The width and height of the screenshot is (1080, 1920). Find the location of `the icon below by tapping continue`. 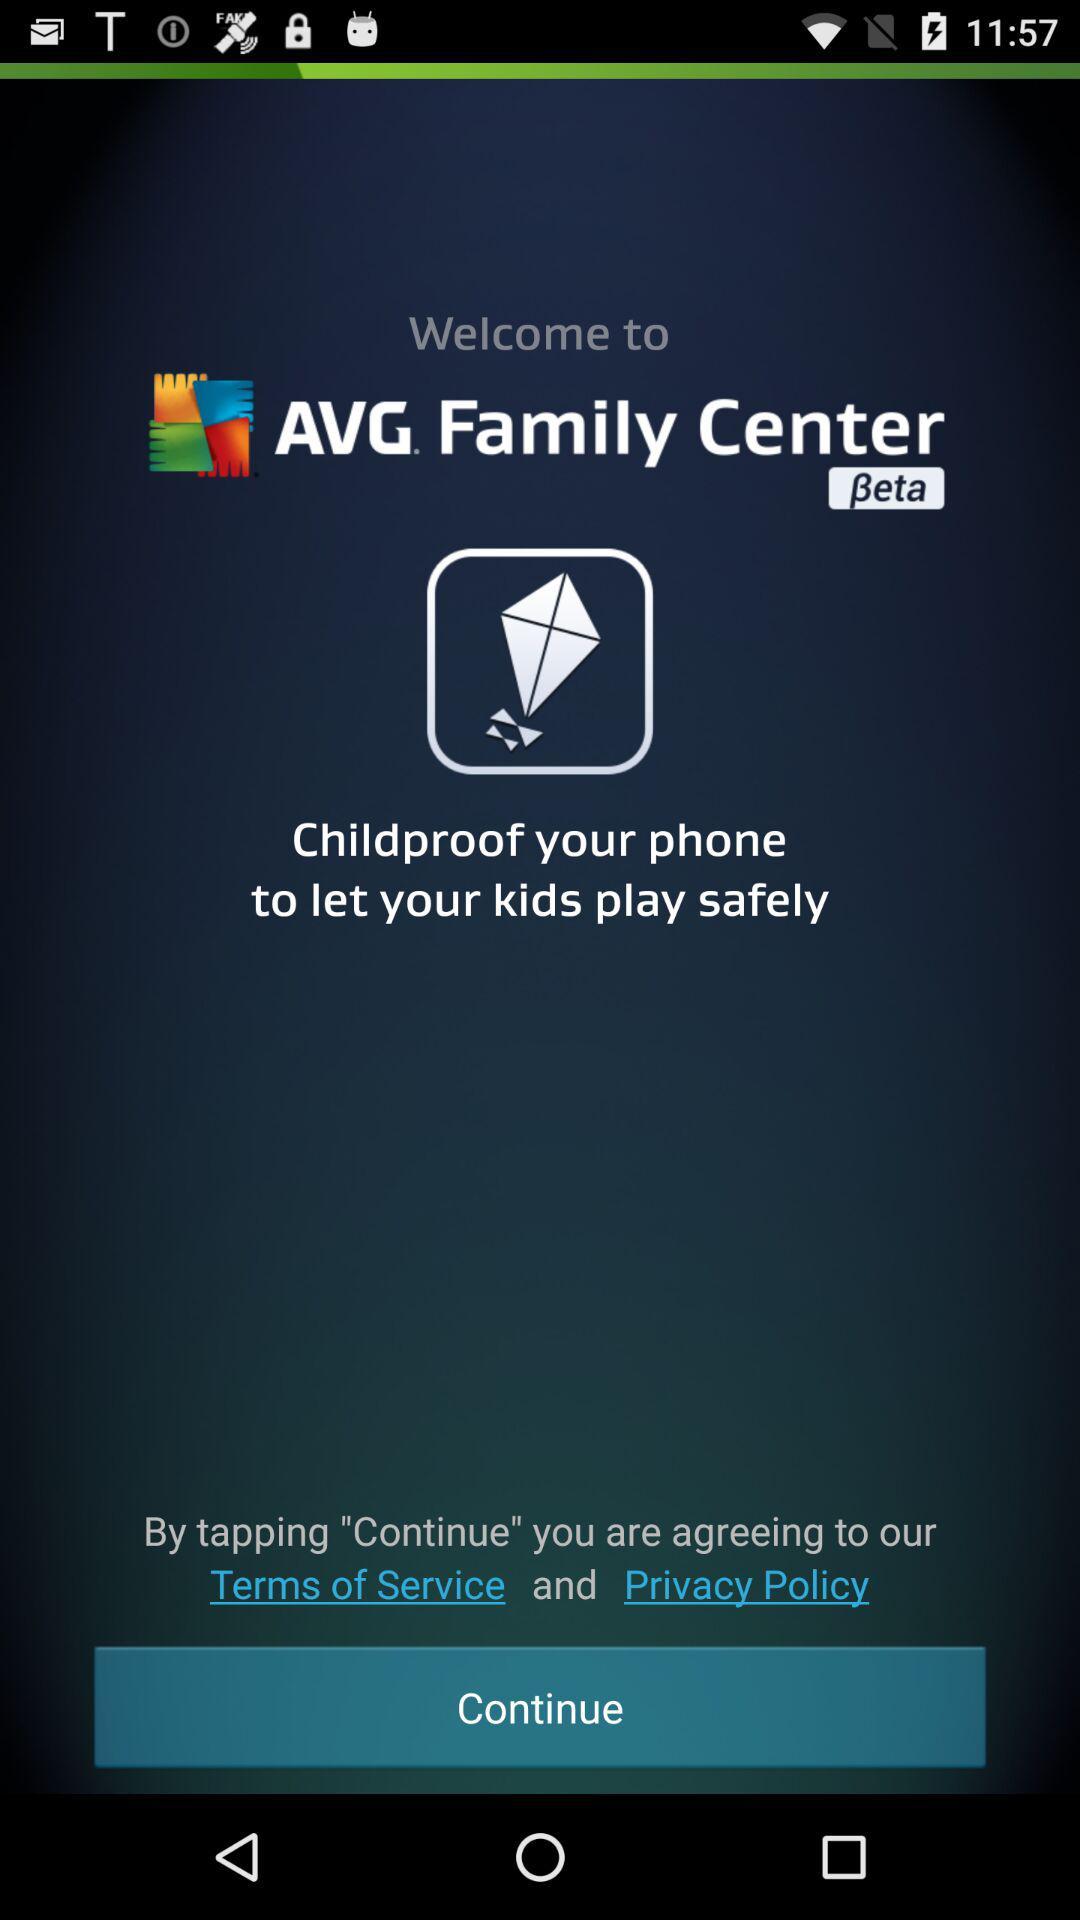

the icon below by tapping continue is located at coordinates (356, 1582).